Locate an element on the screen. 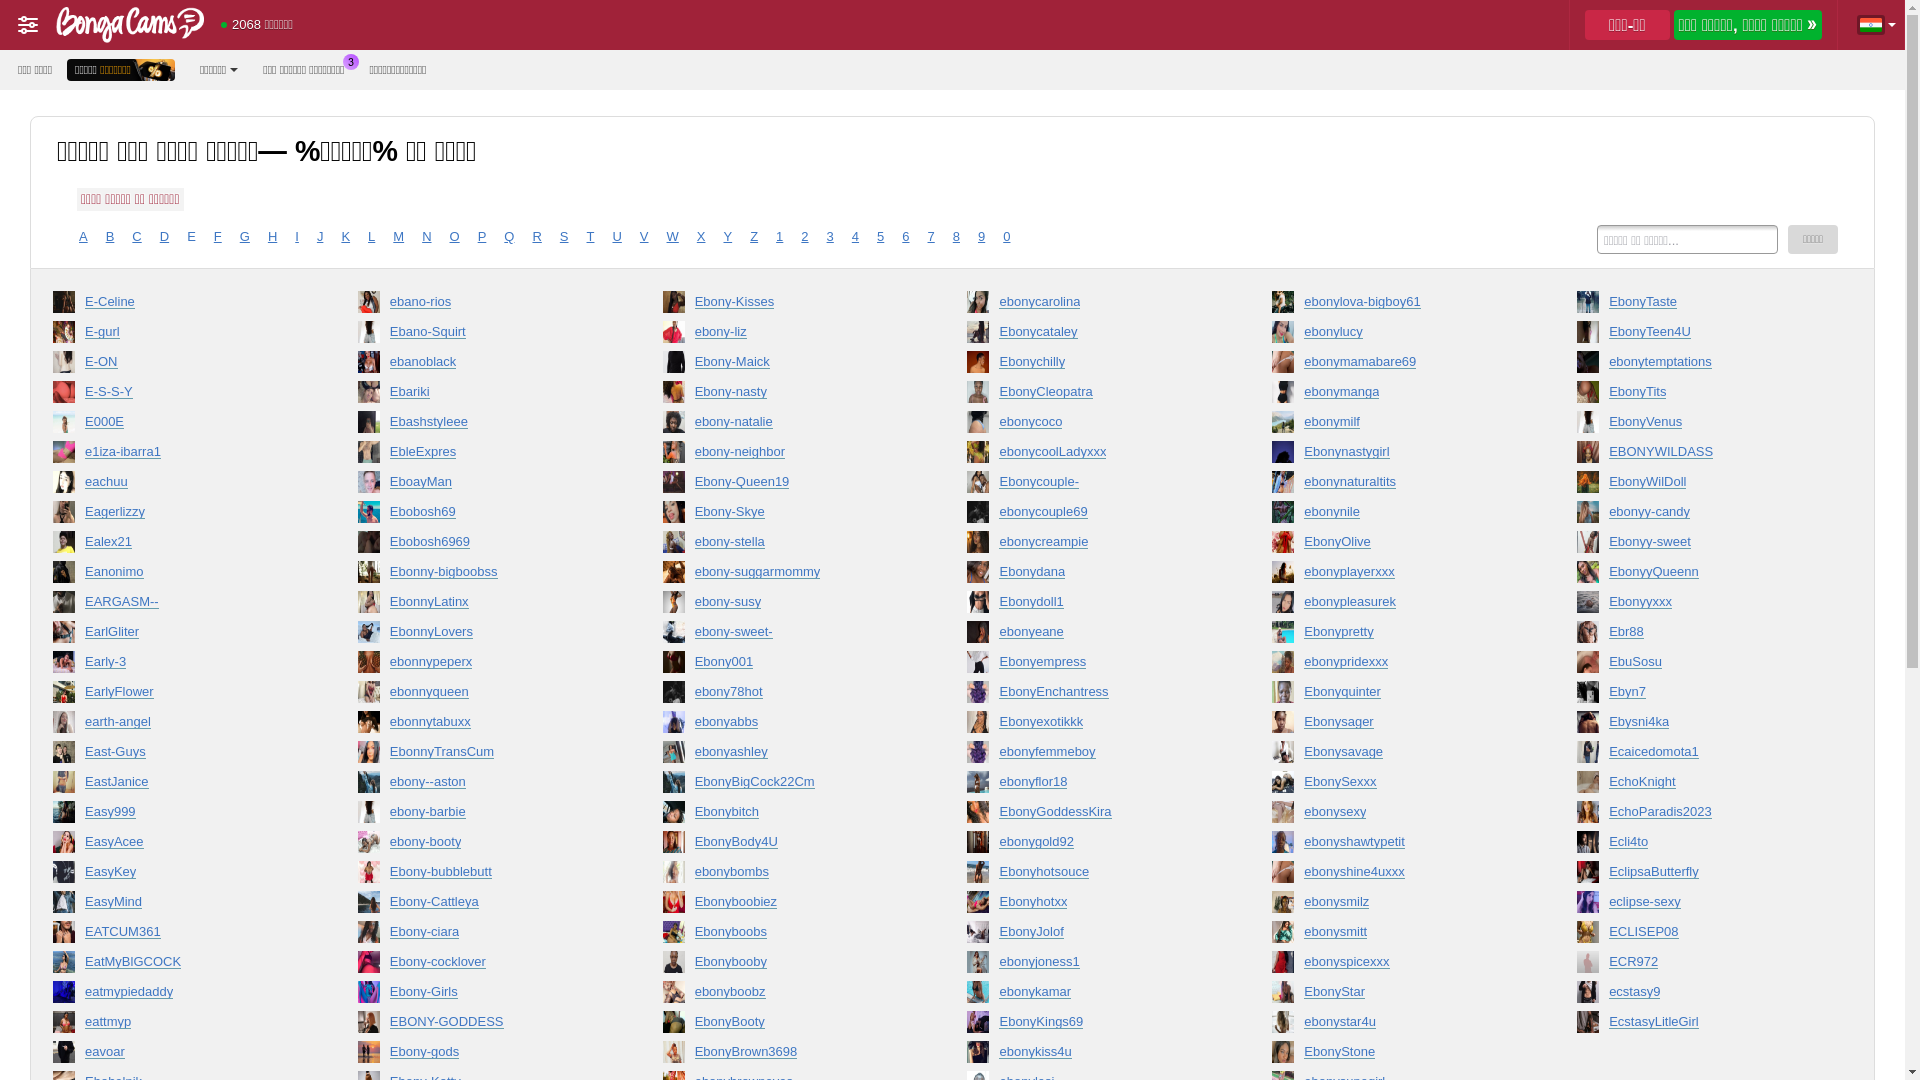  'P' is located at coordinates (482, 235).